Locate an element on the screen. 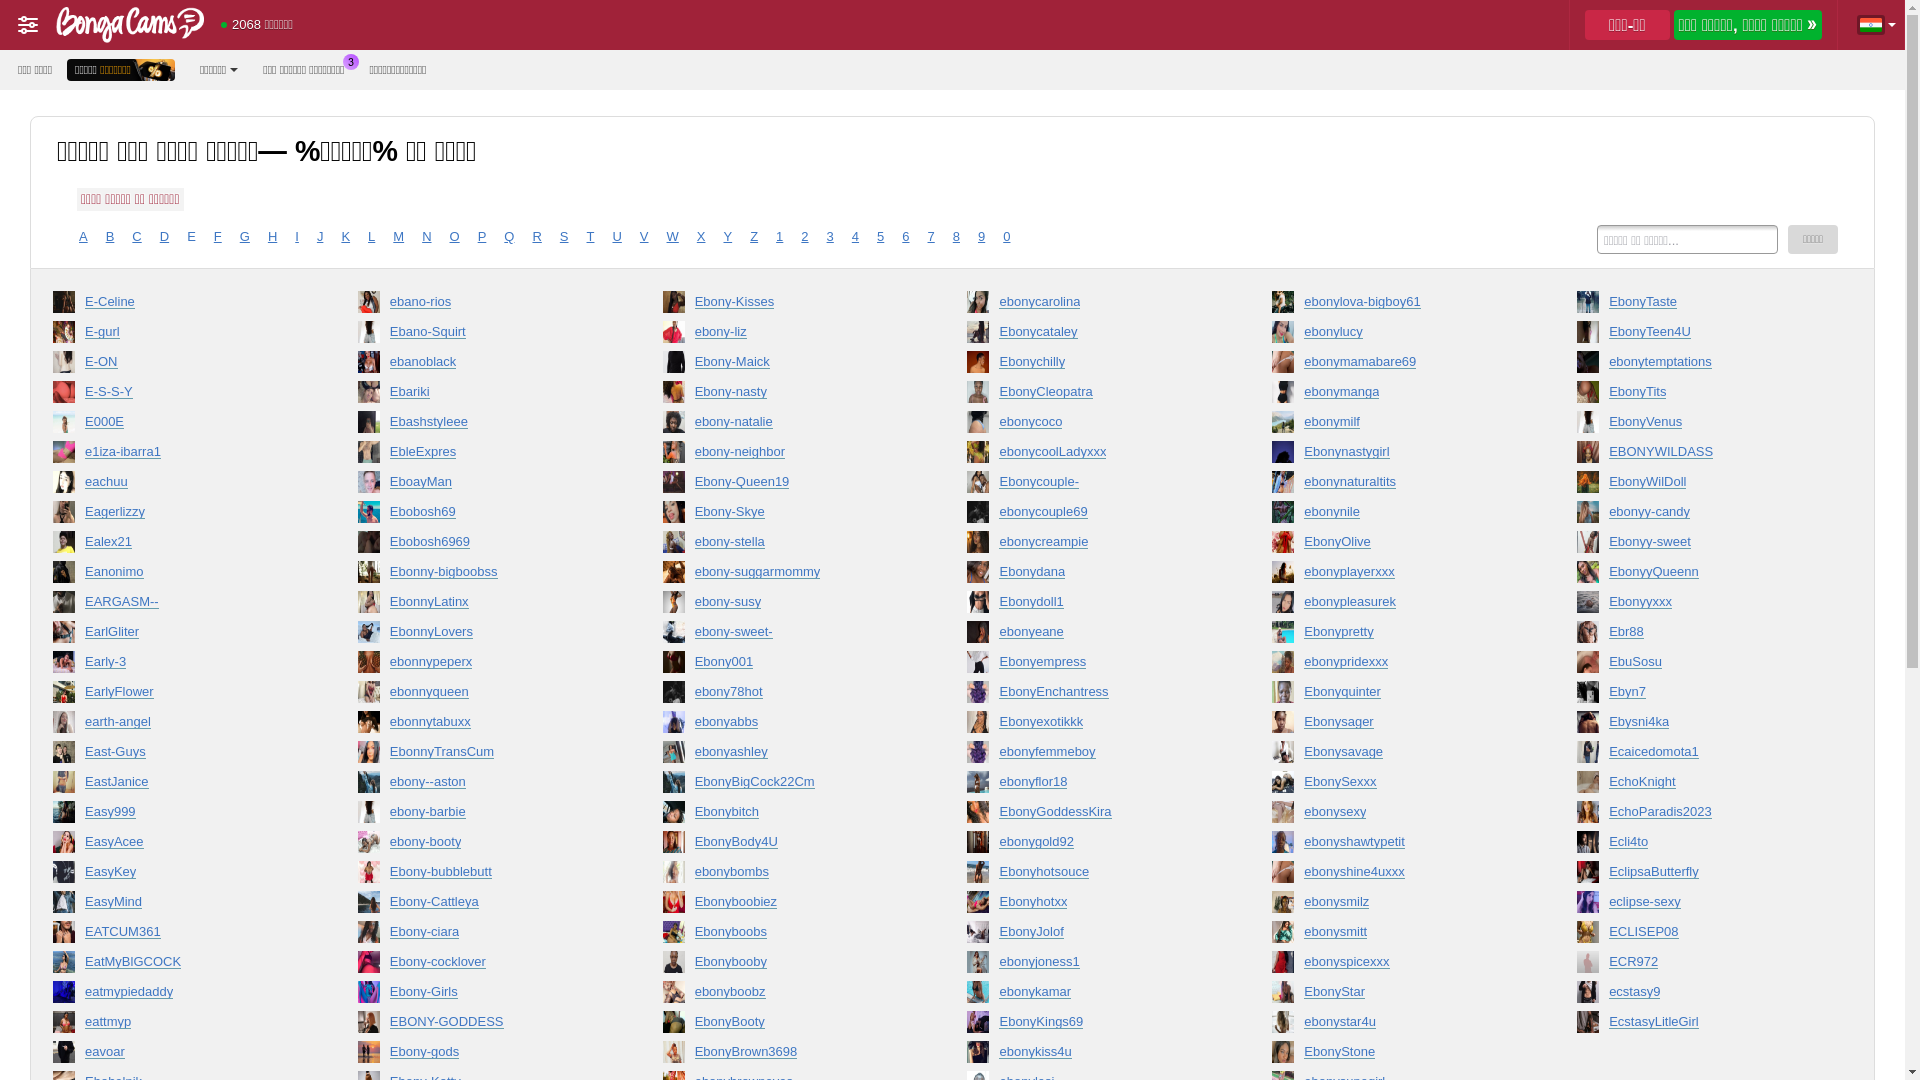  'P' is located at coordinates (482, 235).